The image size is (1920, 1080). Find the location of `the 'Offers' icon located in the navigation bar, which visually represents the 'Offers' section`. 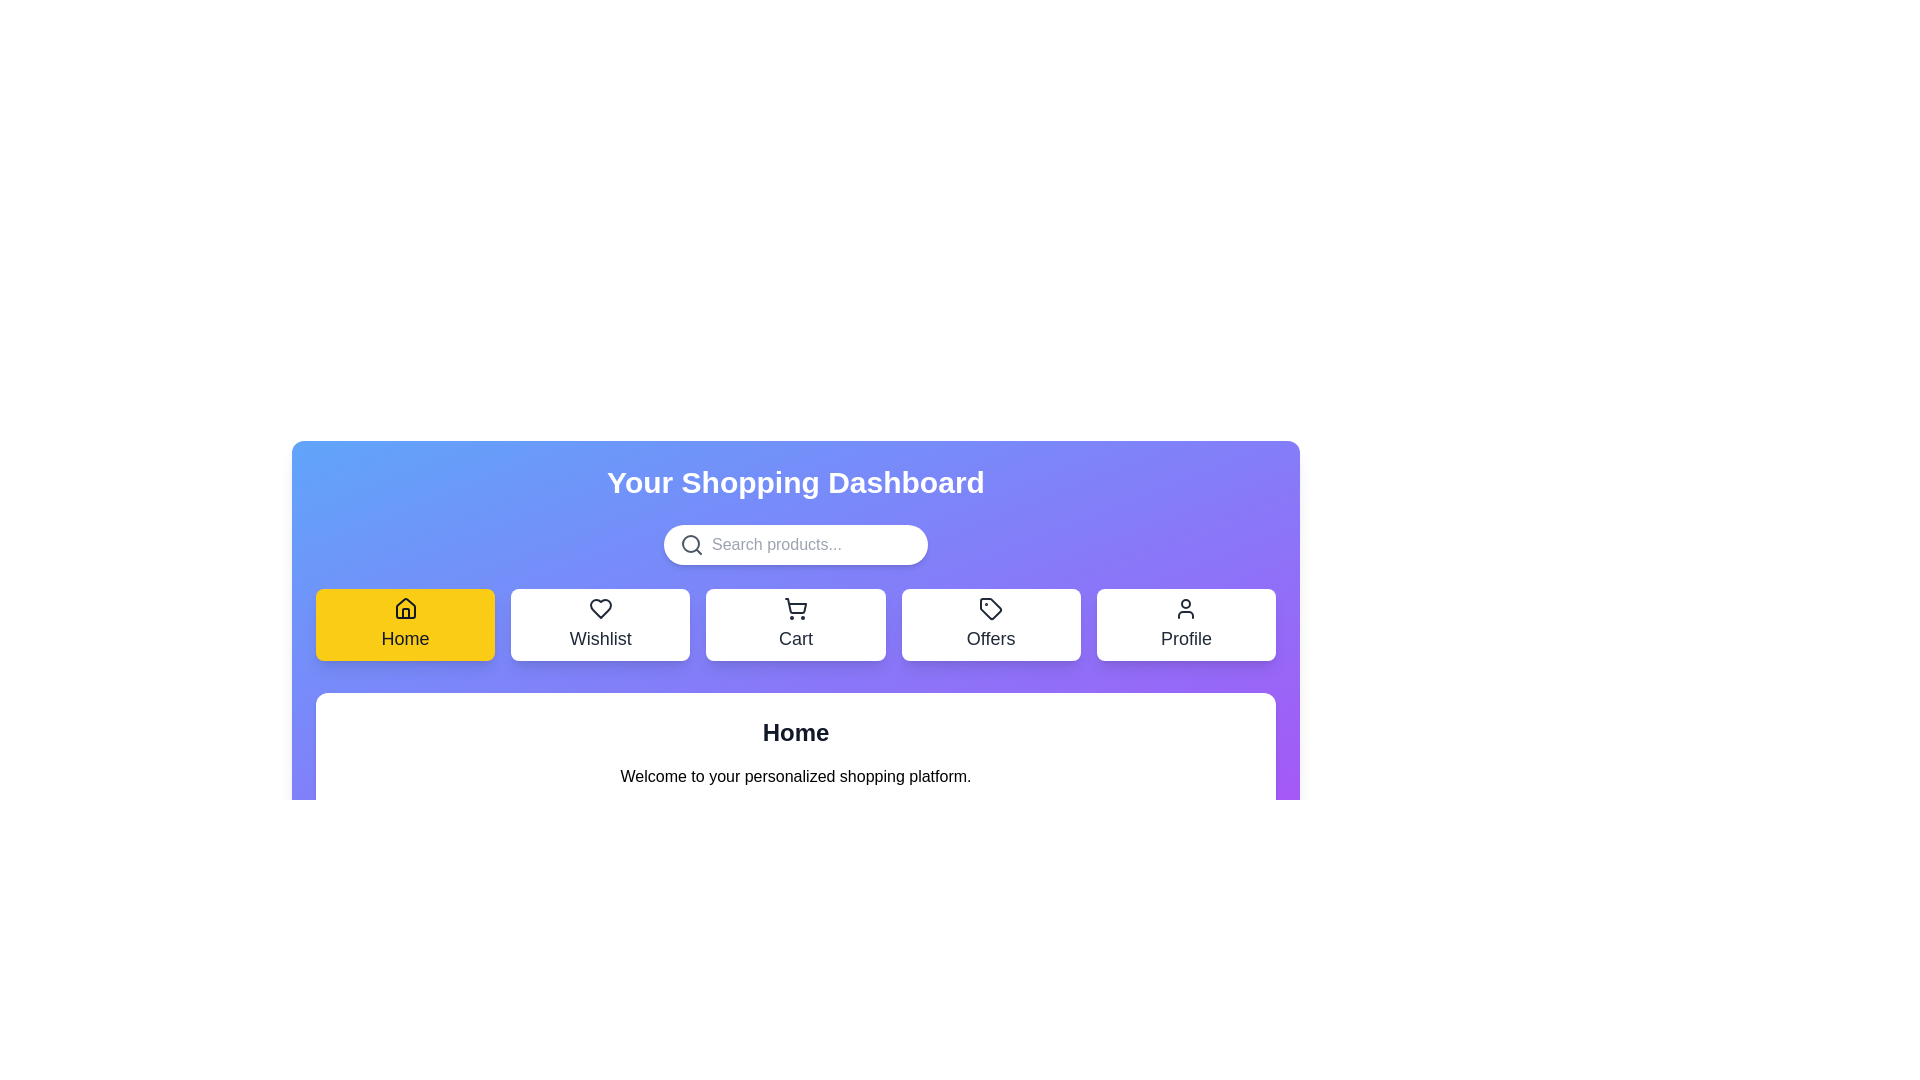

the 'Offers' icon located in the navigation bar, which visually represents the 'Offers' section is located at coordinates (991, 608).